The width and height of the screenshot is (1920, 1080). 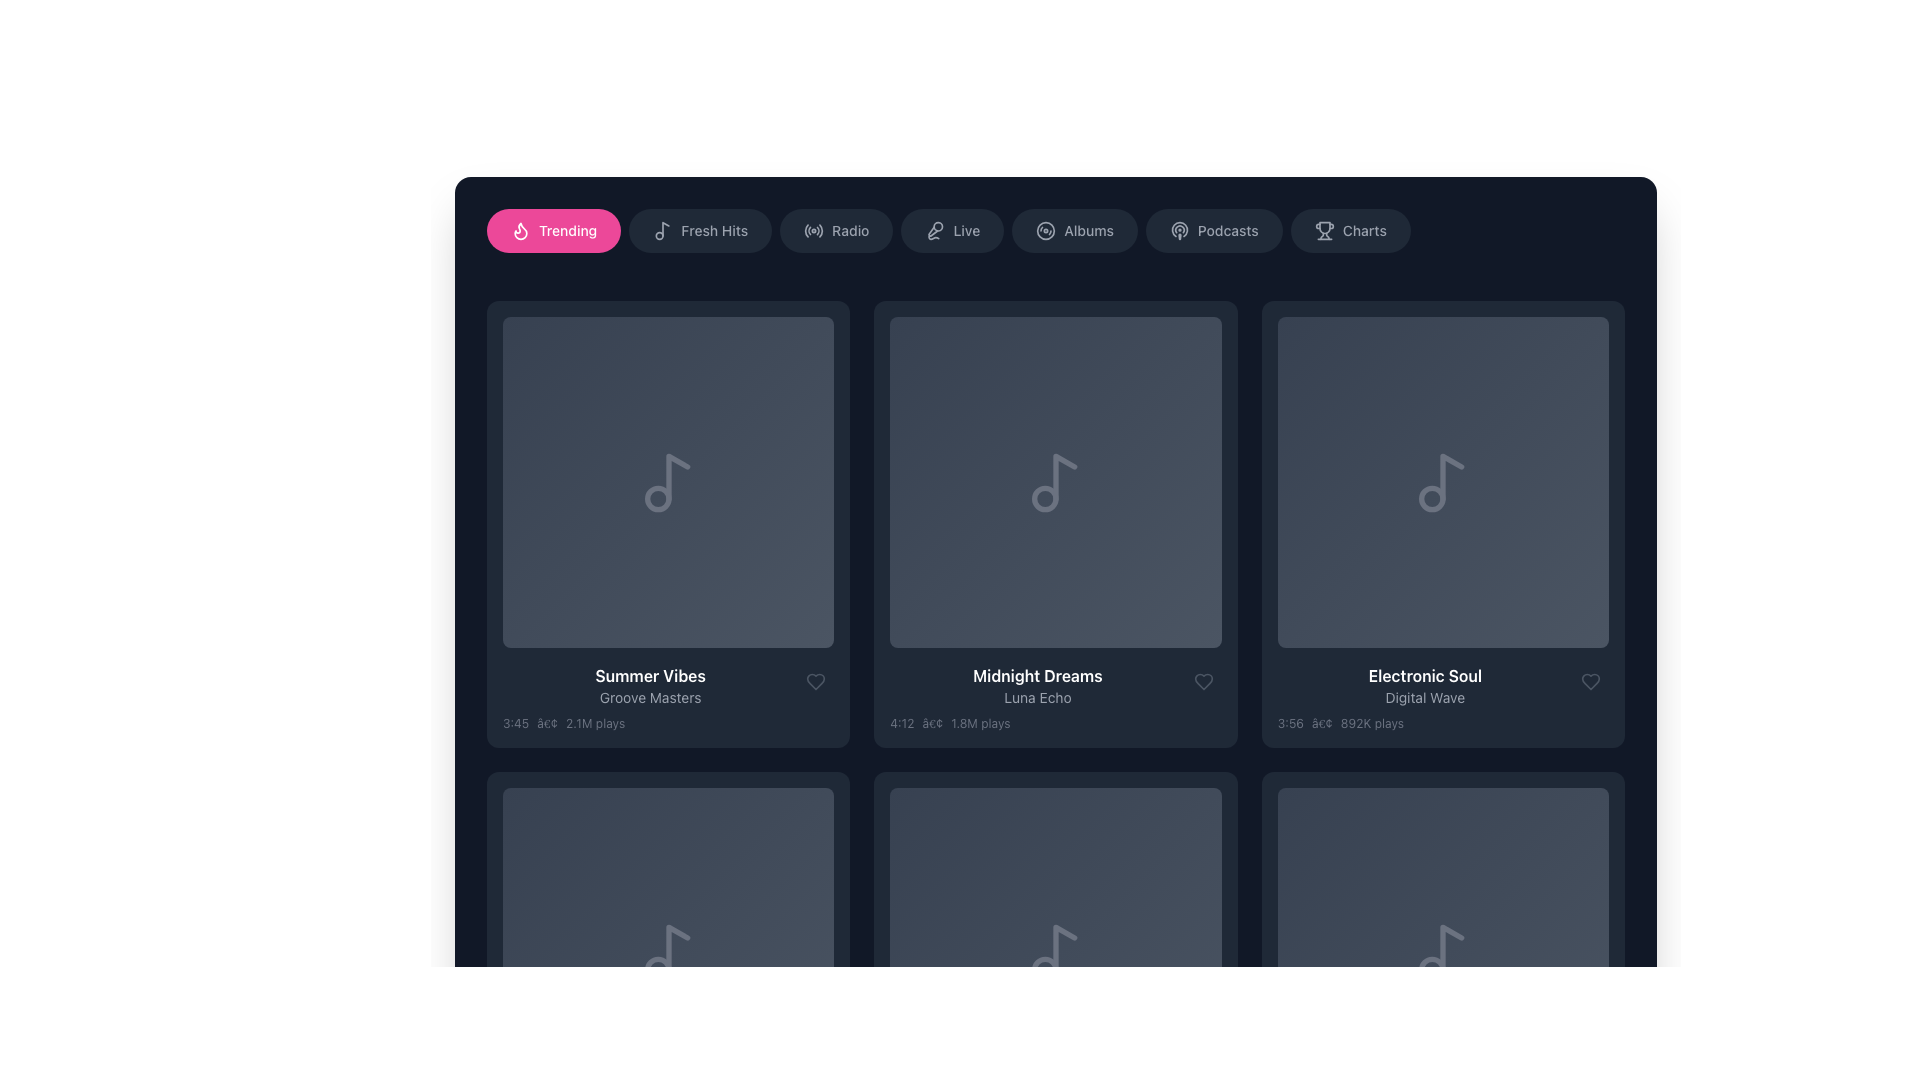 What do you see at coordinates (1362, 230) in the screenshot?
I see `the 'Charts' text label within the navigation button` at bounding box center [1362, 230].